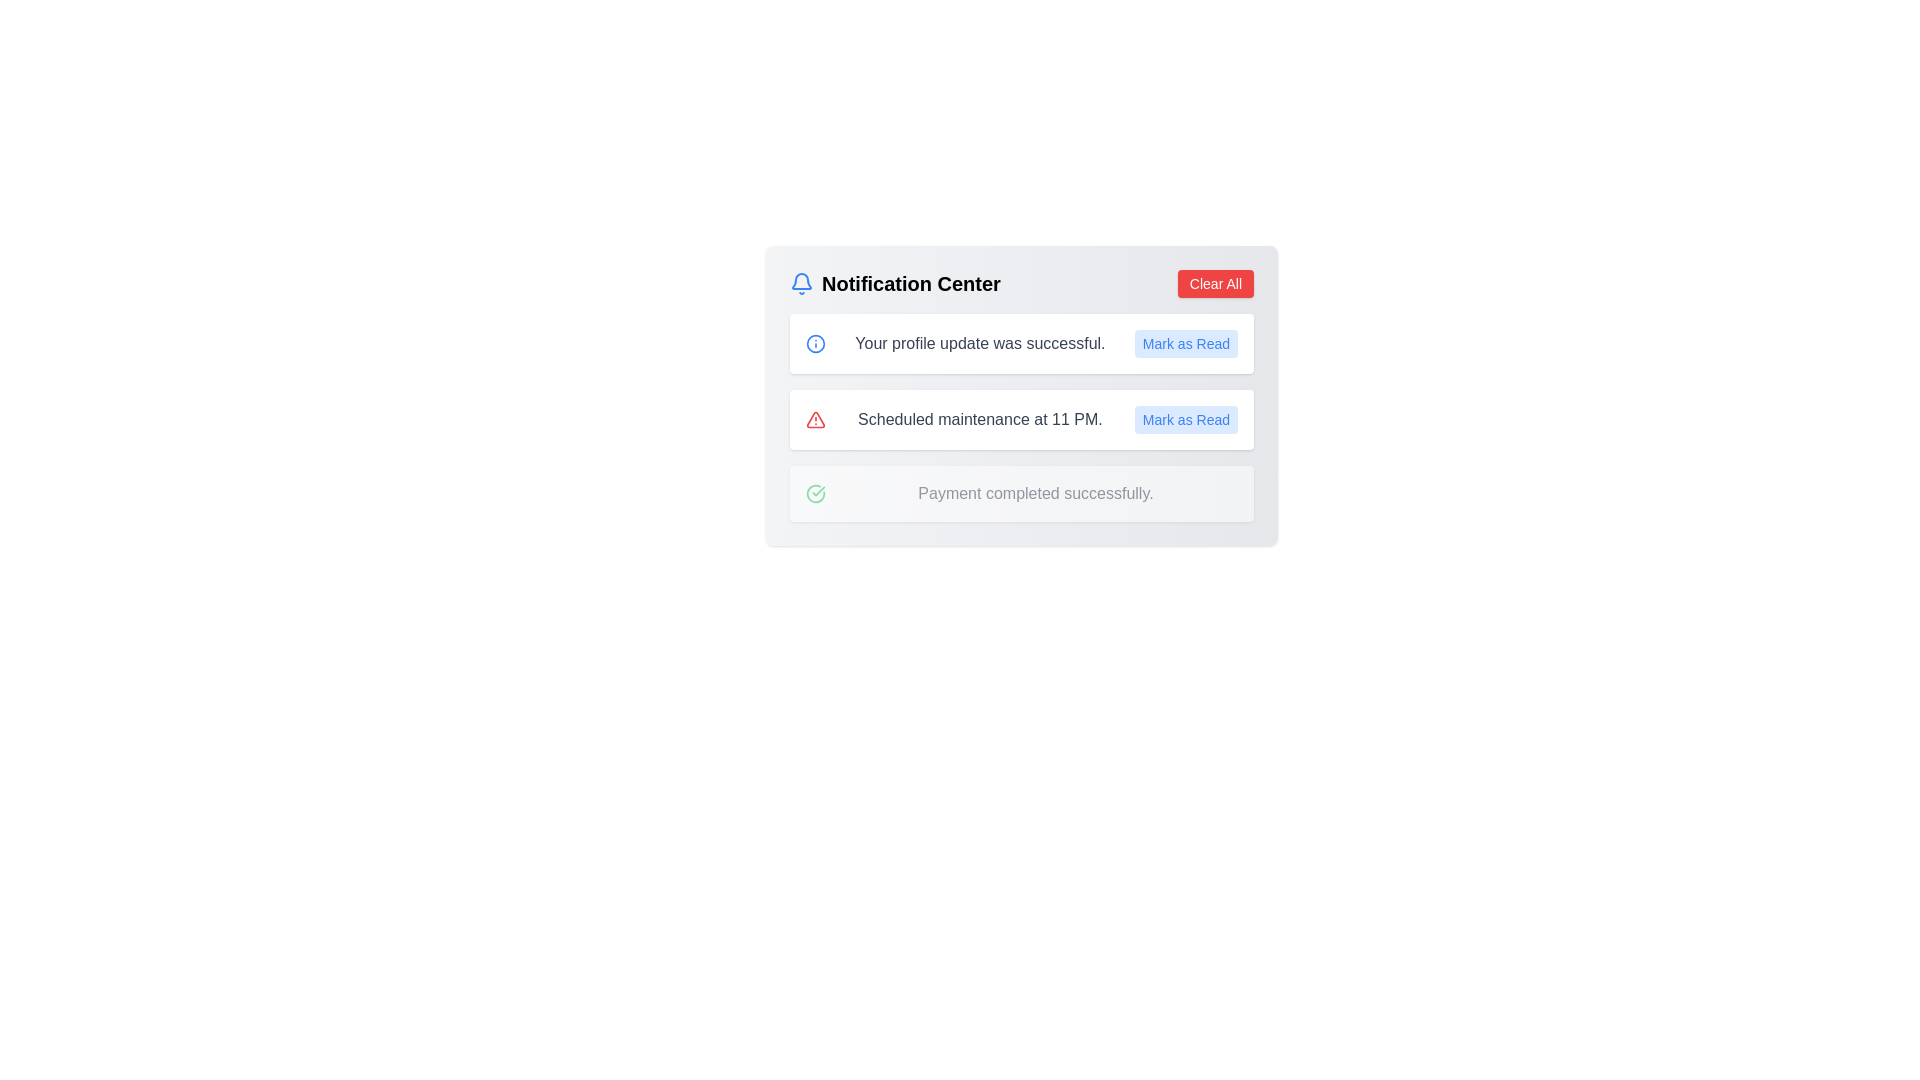 This screenshot has height=1080, width=1920. What do you see at coordinates (980, 419) in the screenshot?
I see `the static label displaying 'Scheduled maintenance at 11 PM.' which is centrally located in the notification card, adjacent to a warning icon and a 'Mark as Read' button` at bounding box center [980, 419].